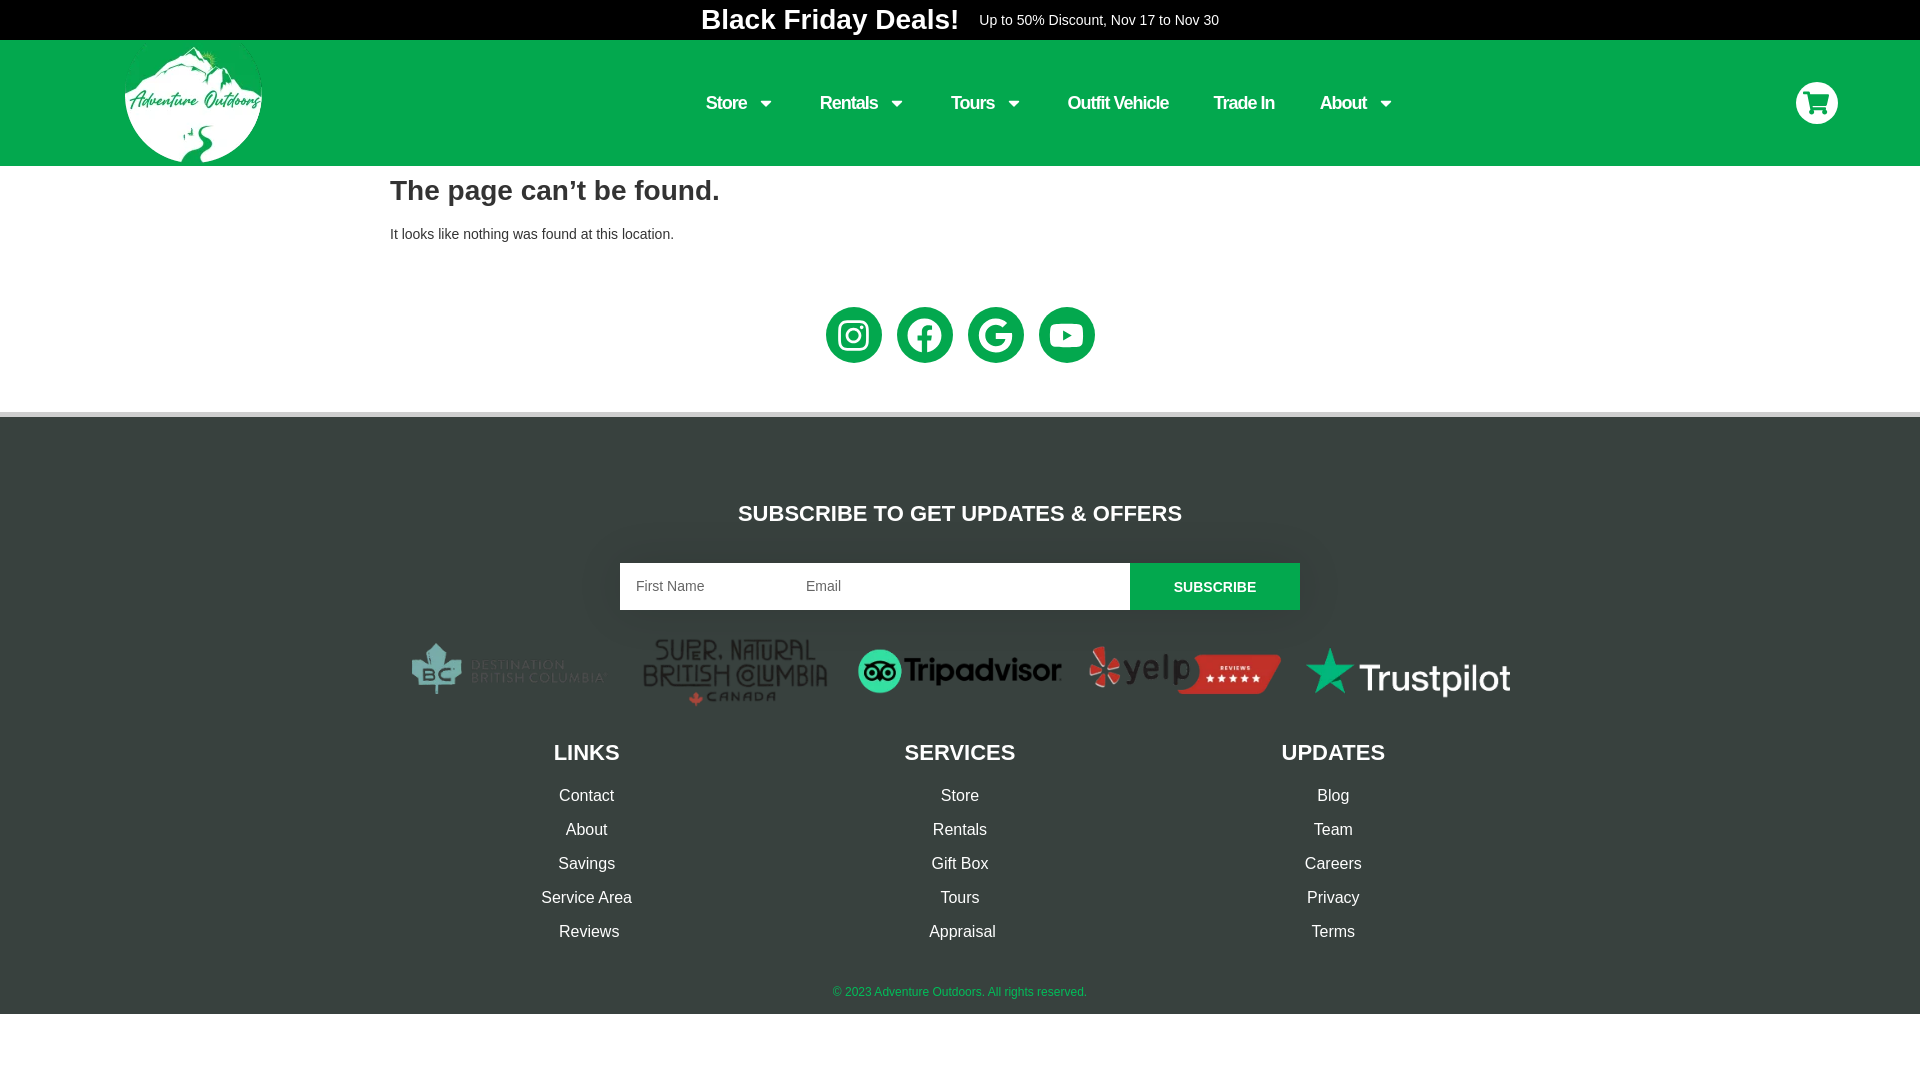 The image size is (1920, 1080). What do you see at coordinates (1333, 863) in the screenshot?
I see `'Careers'` at bounding box center [1333, 863].